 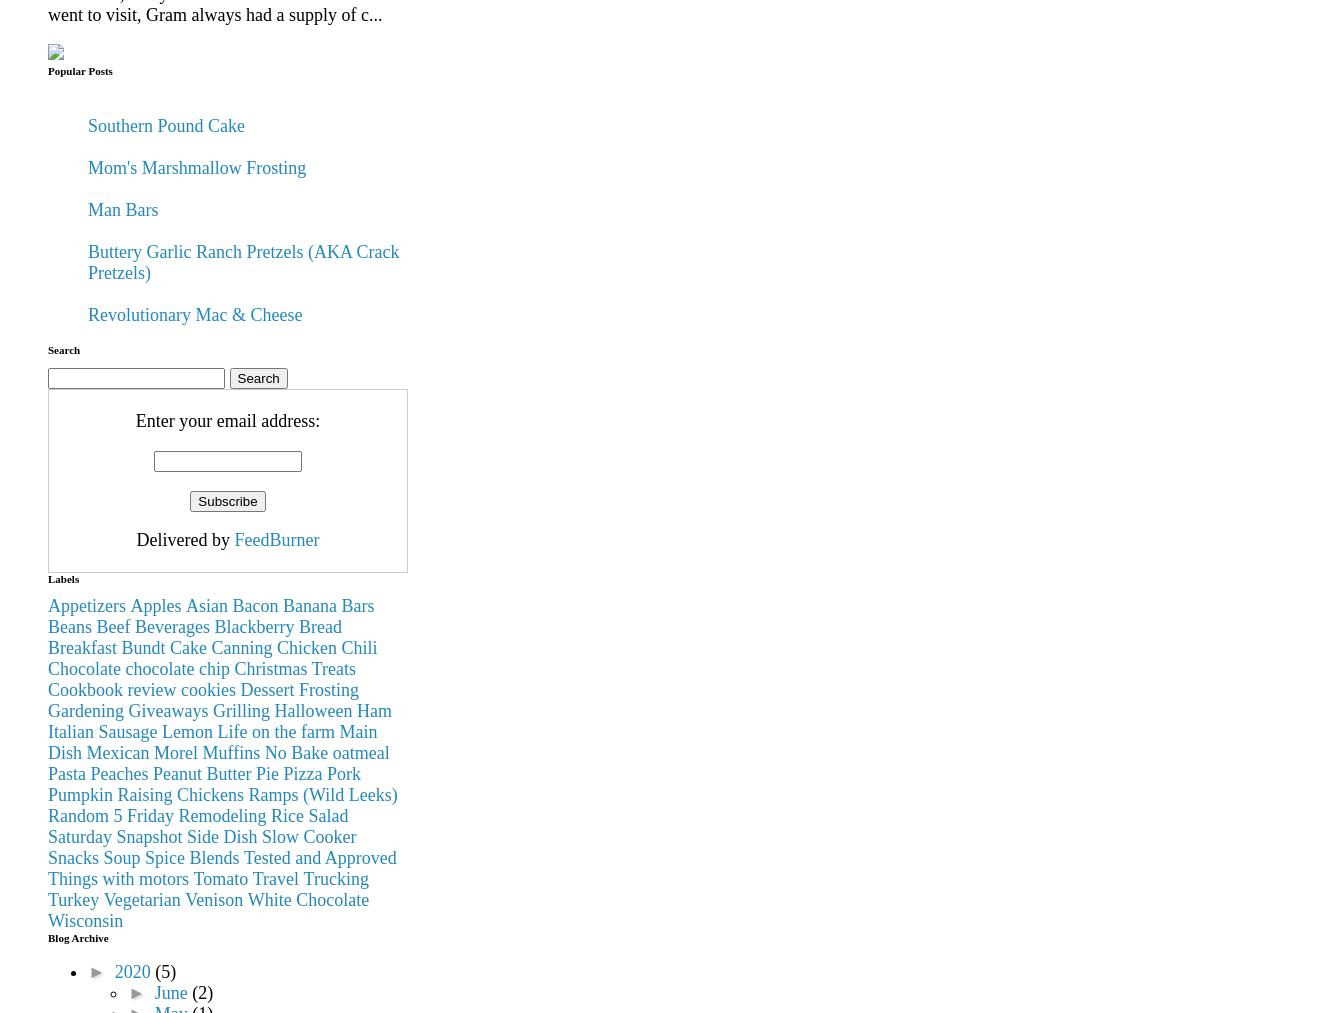 I want to click on 'Apples', so click(x=154, y=605).